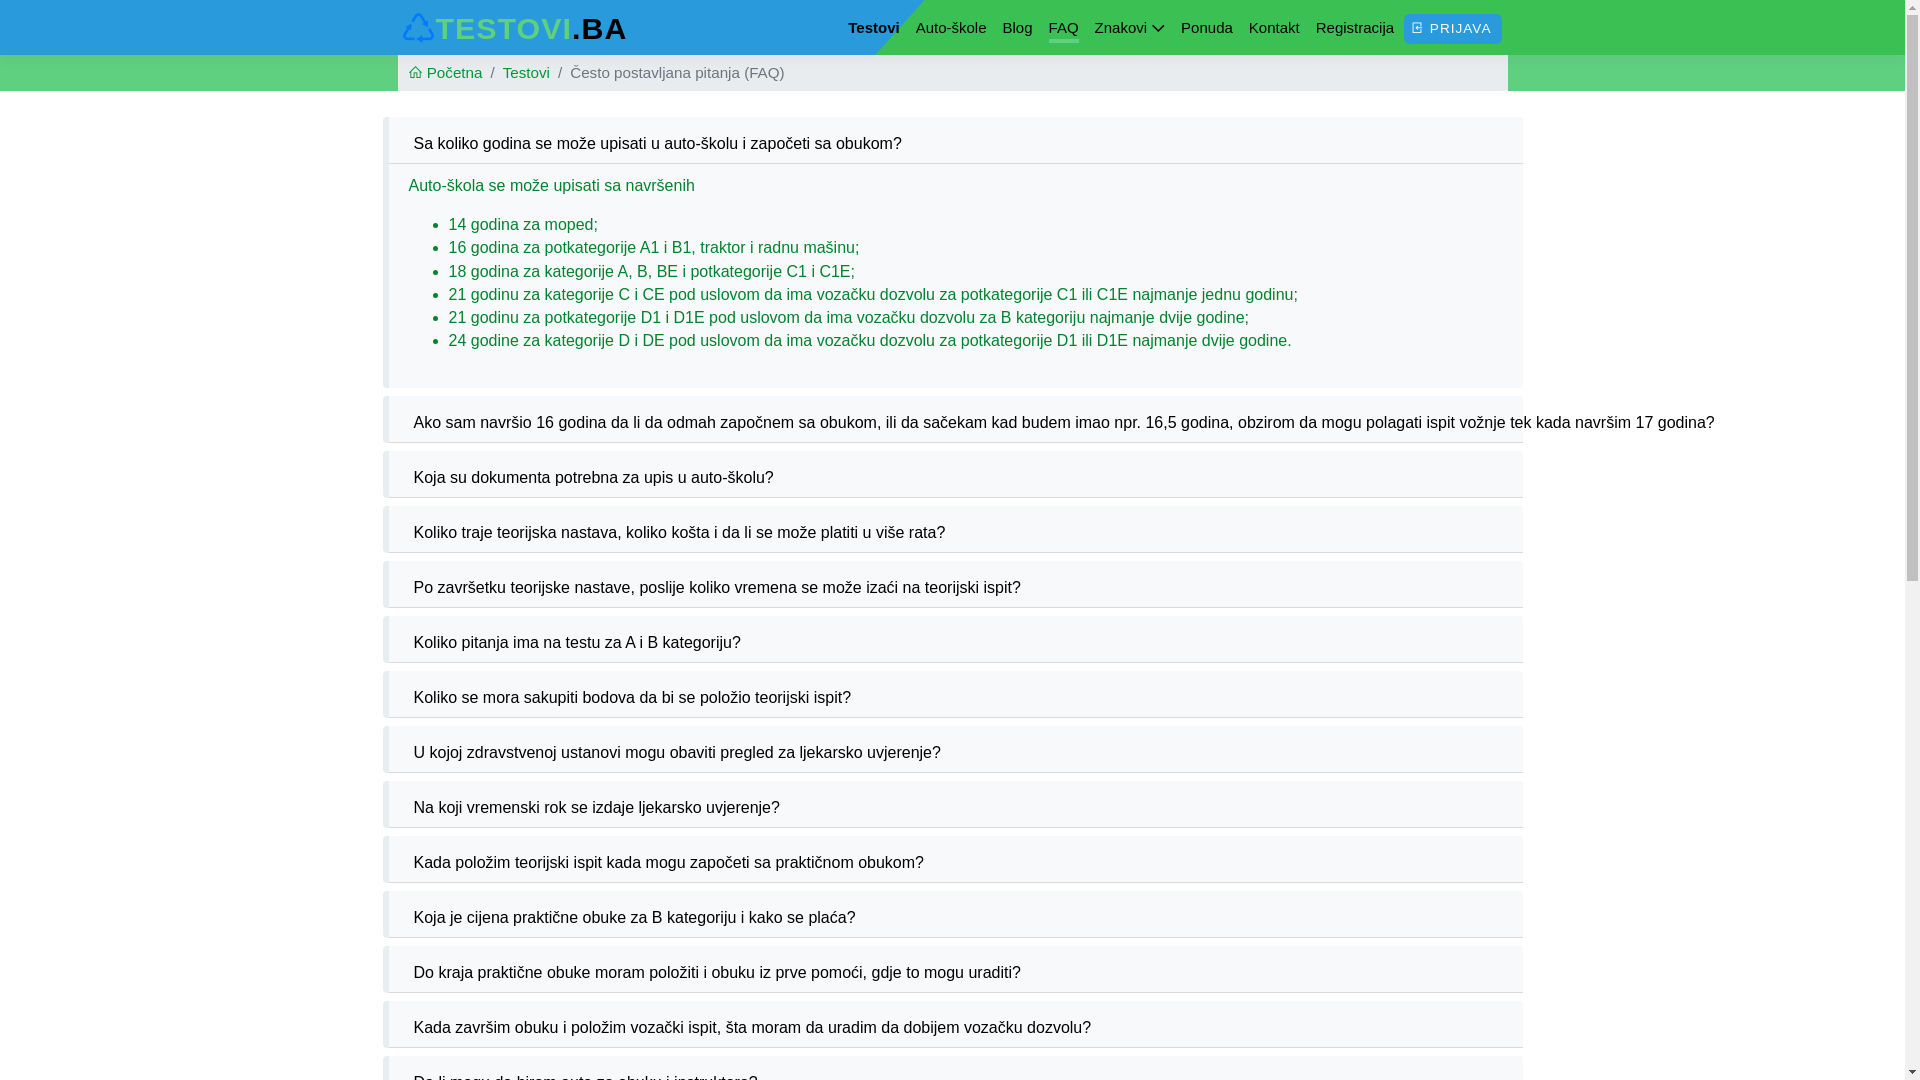 The image size is (1920, 1080). What do you see at coordinates (1048, 30) in the screenshot?
I see `'FAQ'` at bounding box center [1048, 30].